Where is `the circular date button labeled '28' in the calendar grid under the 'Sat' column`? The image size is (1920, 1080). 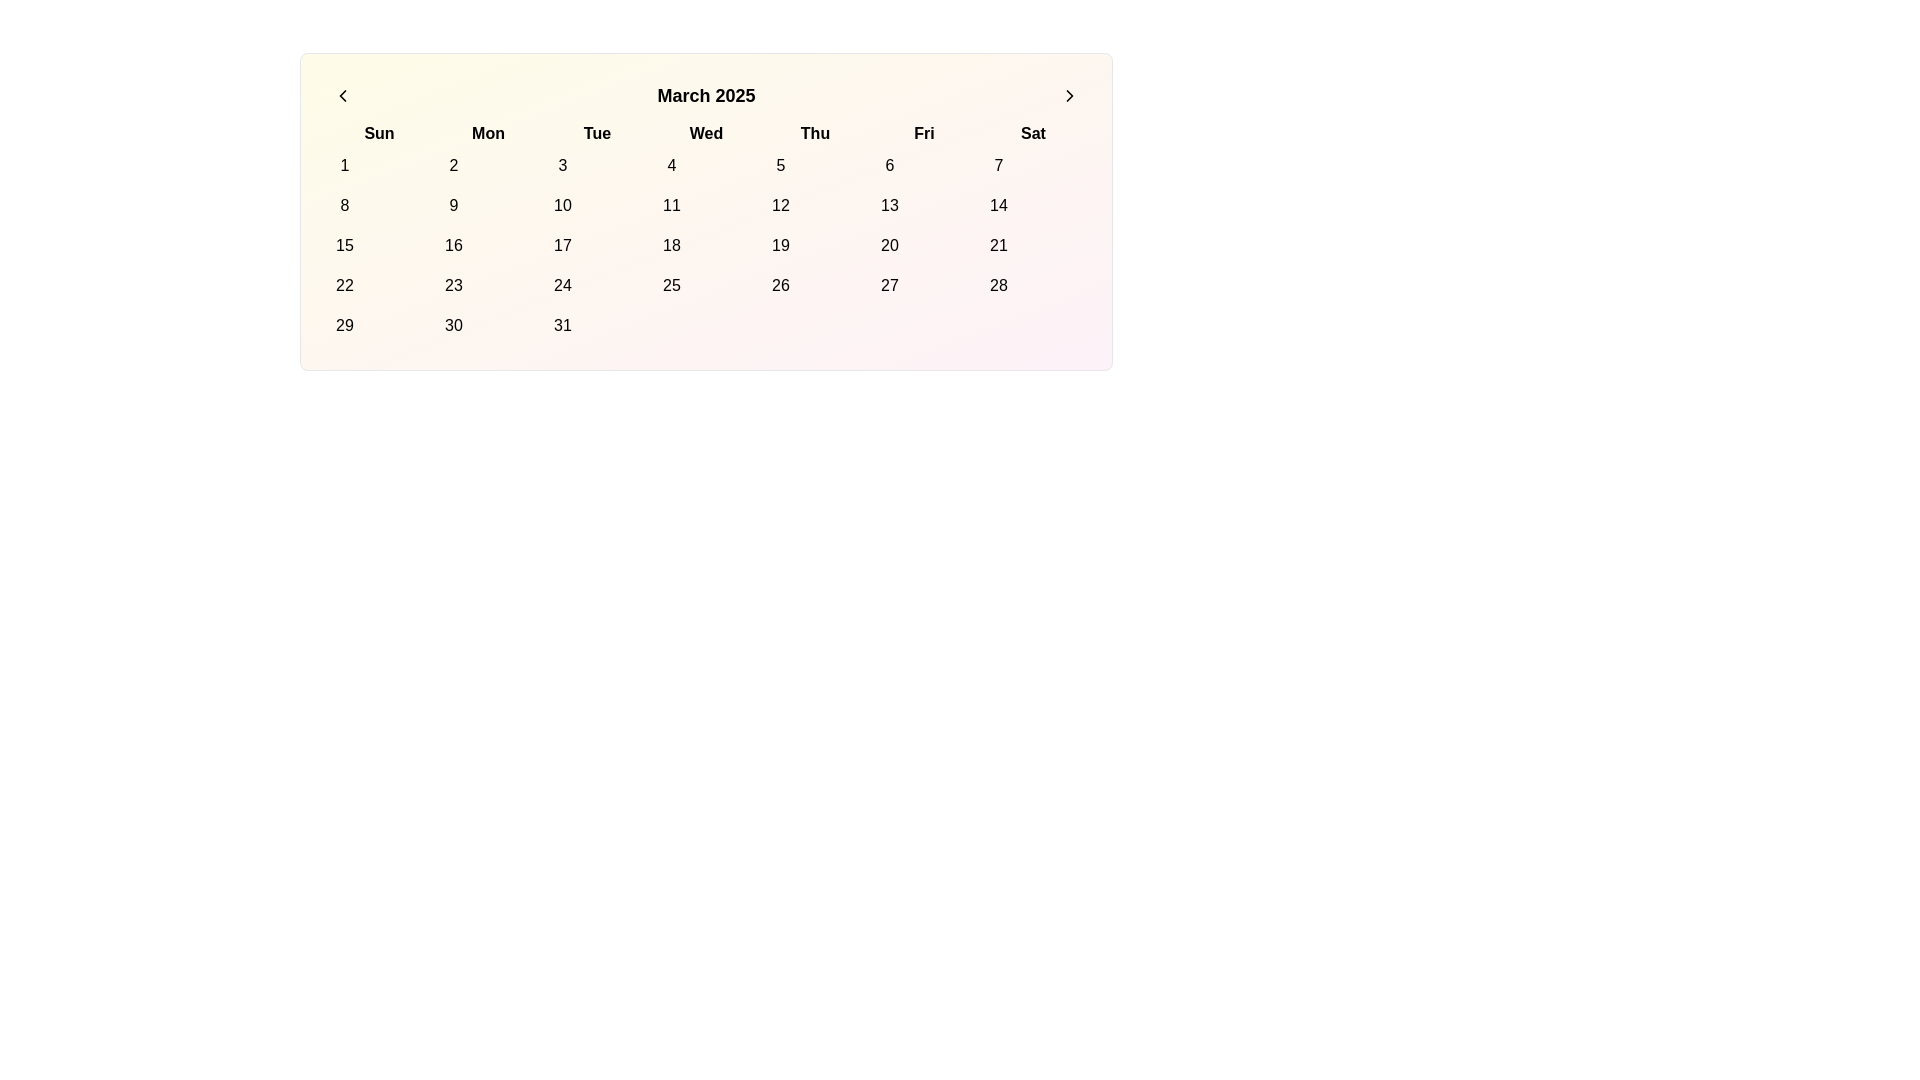 the circular date button labeled '28' in the calendar grid under the 'Sat' column is located at coordinates (998, 285).